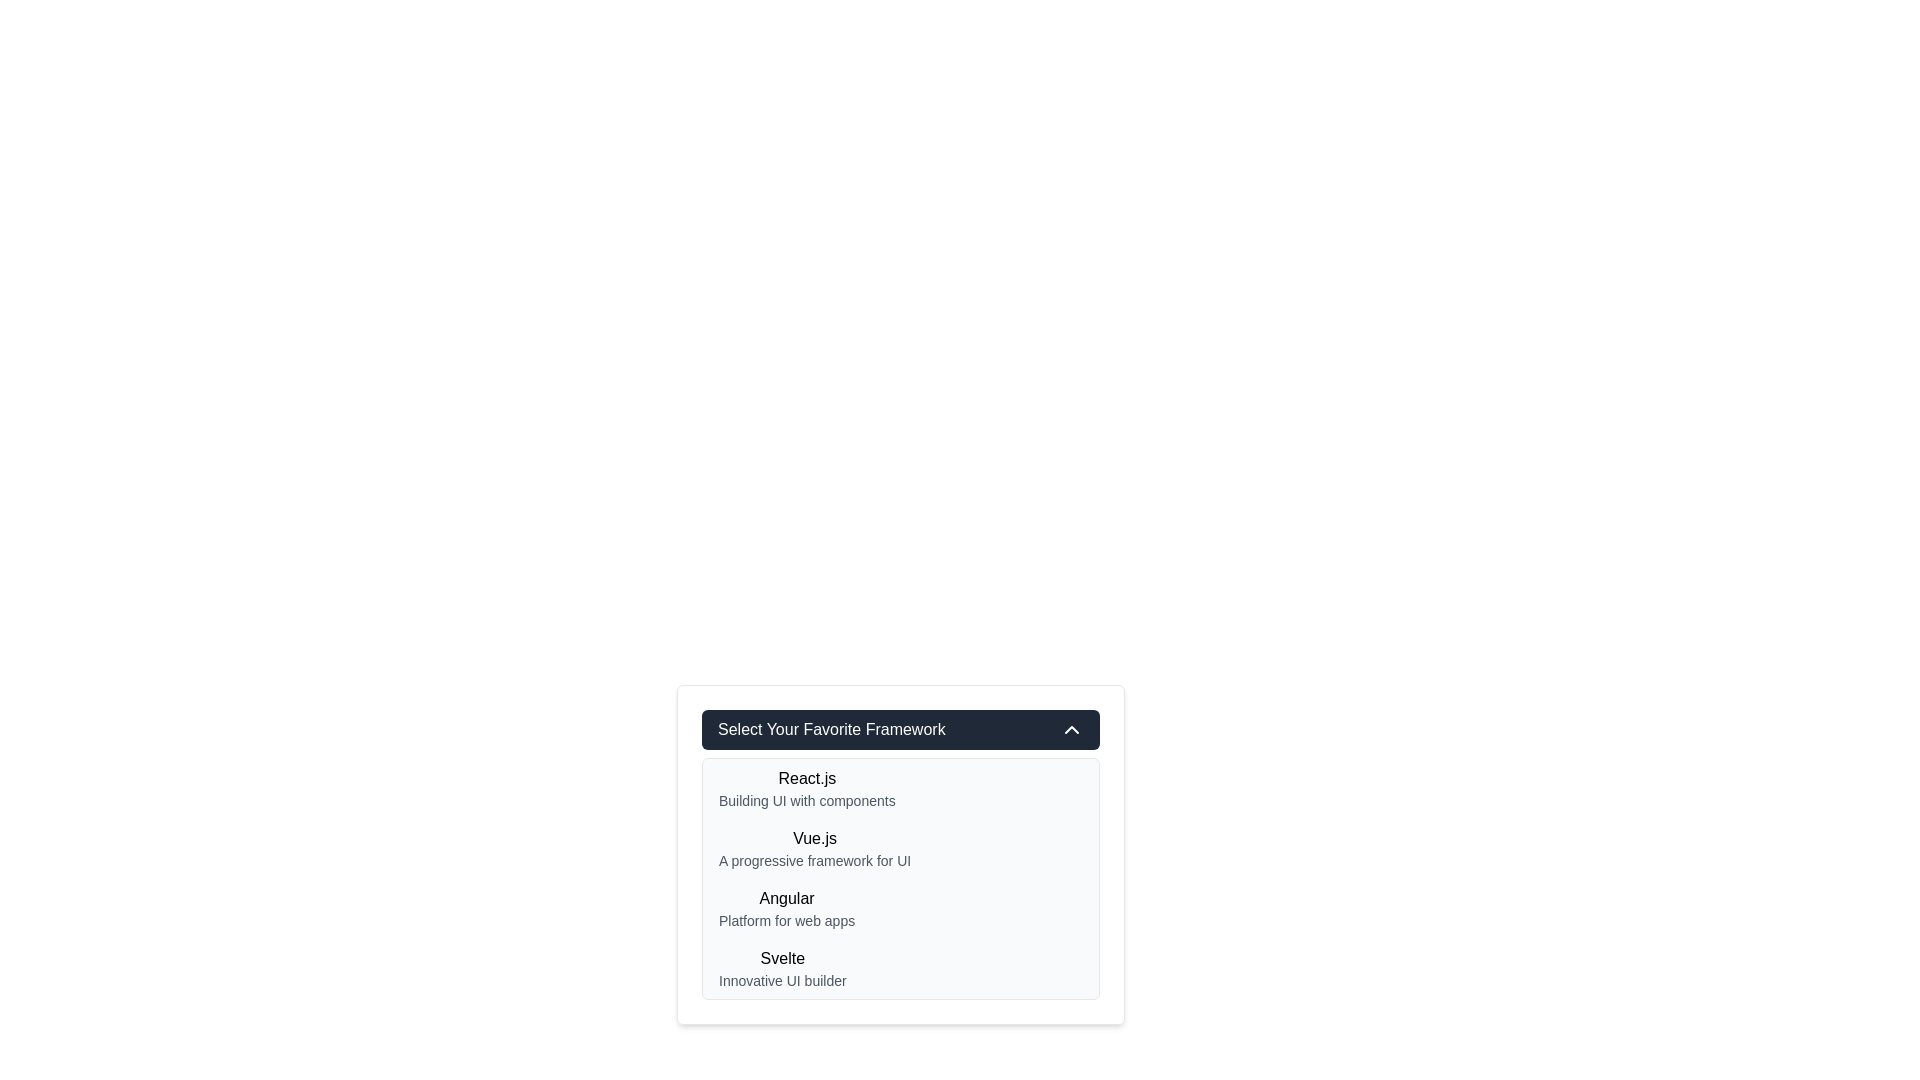 The height and width of the screenshot is (1080, 1920). Describe the element at coordinates (786, 897) in the screenshot. I see `the 'Angular' text label` at that location.